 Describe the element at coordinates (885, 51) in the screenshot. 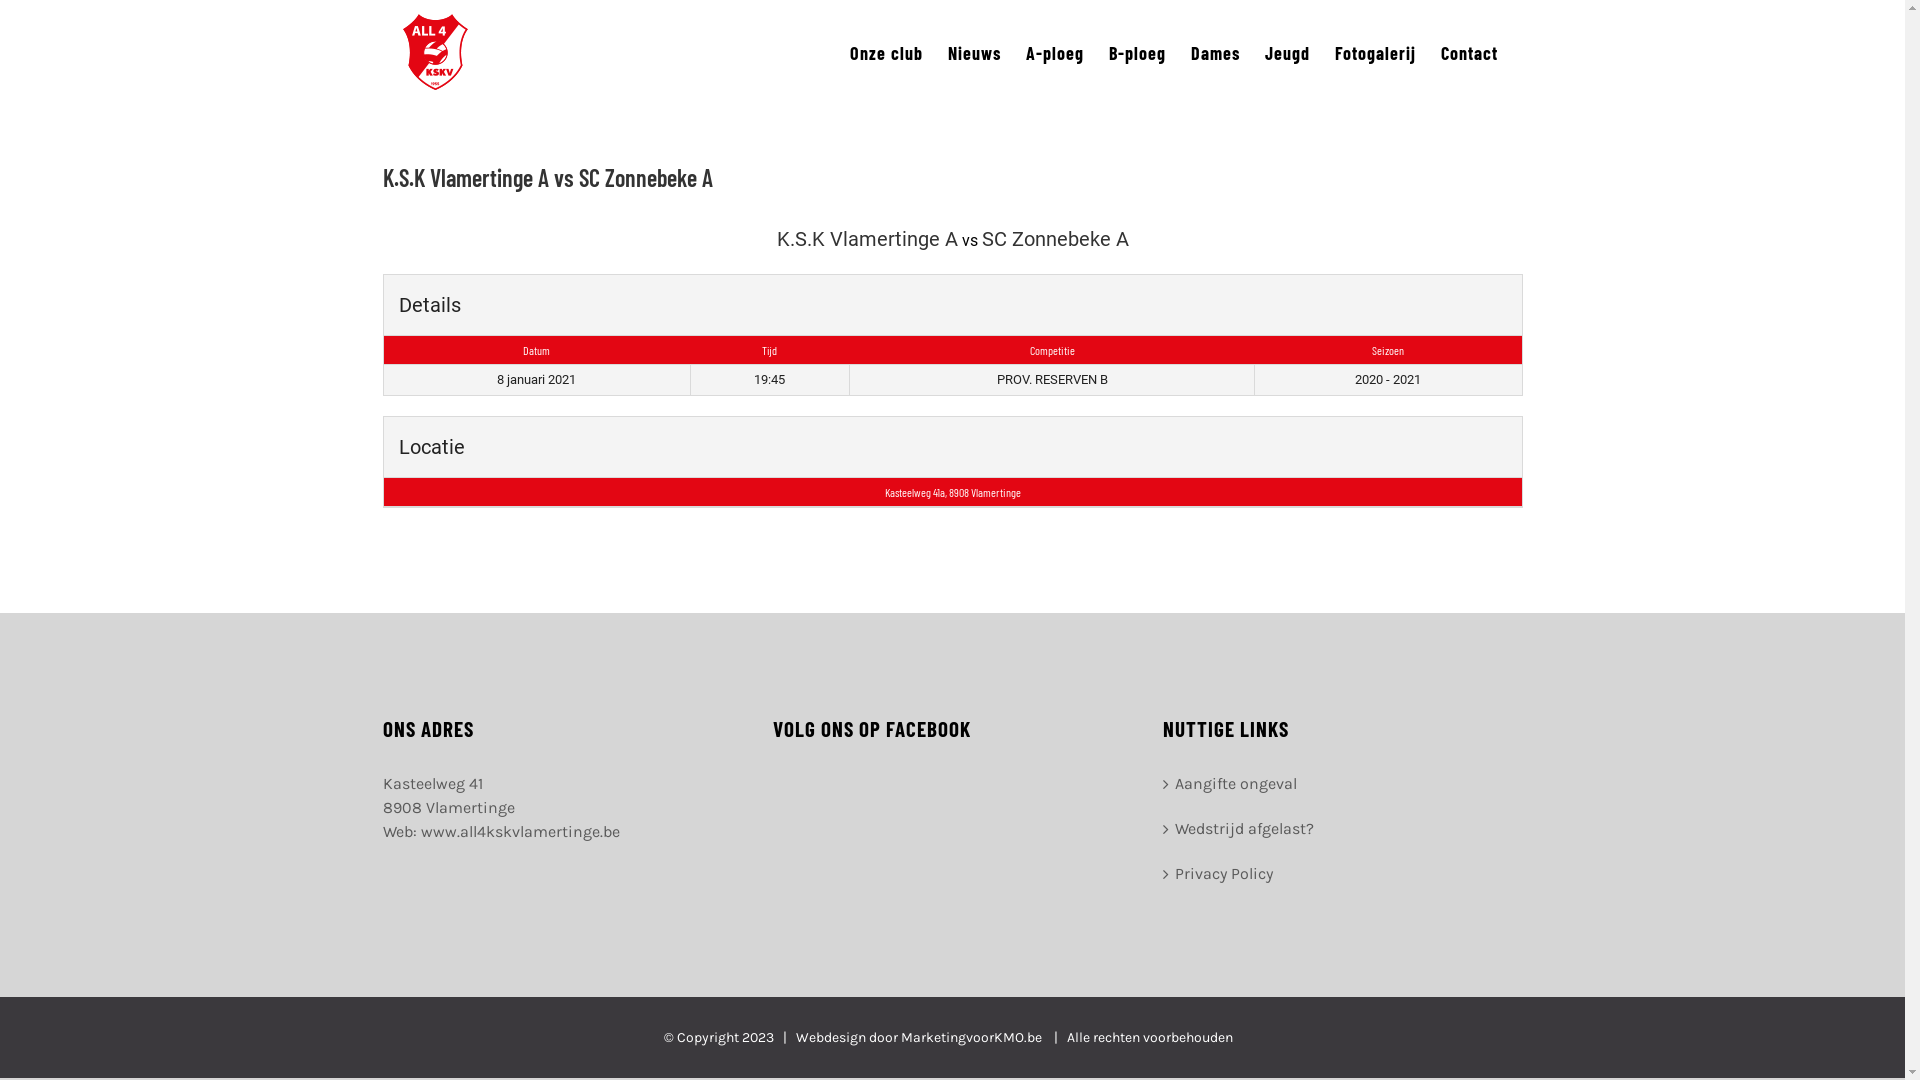

I see `'Onze club'` at that location.